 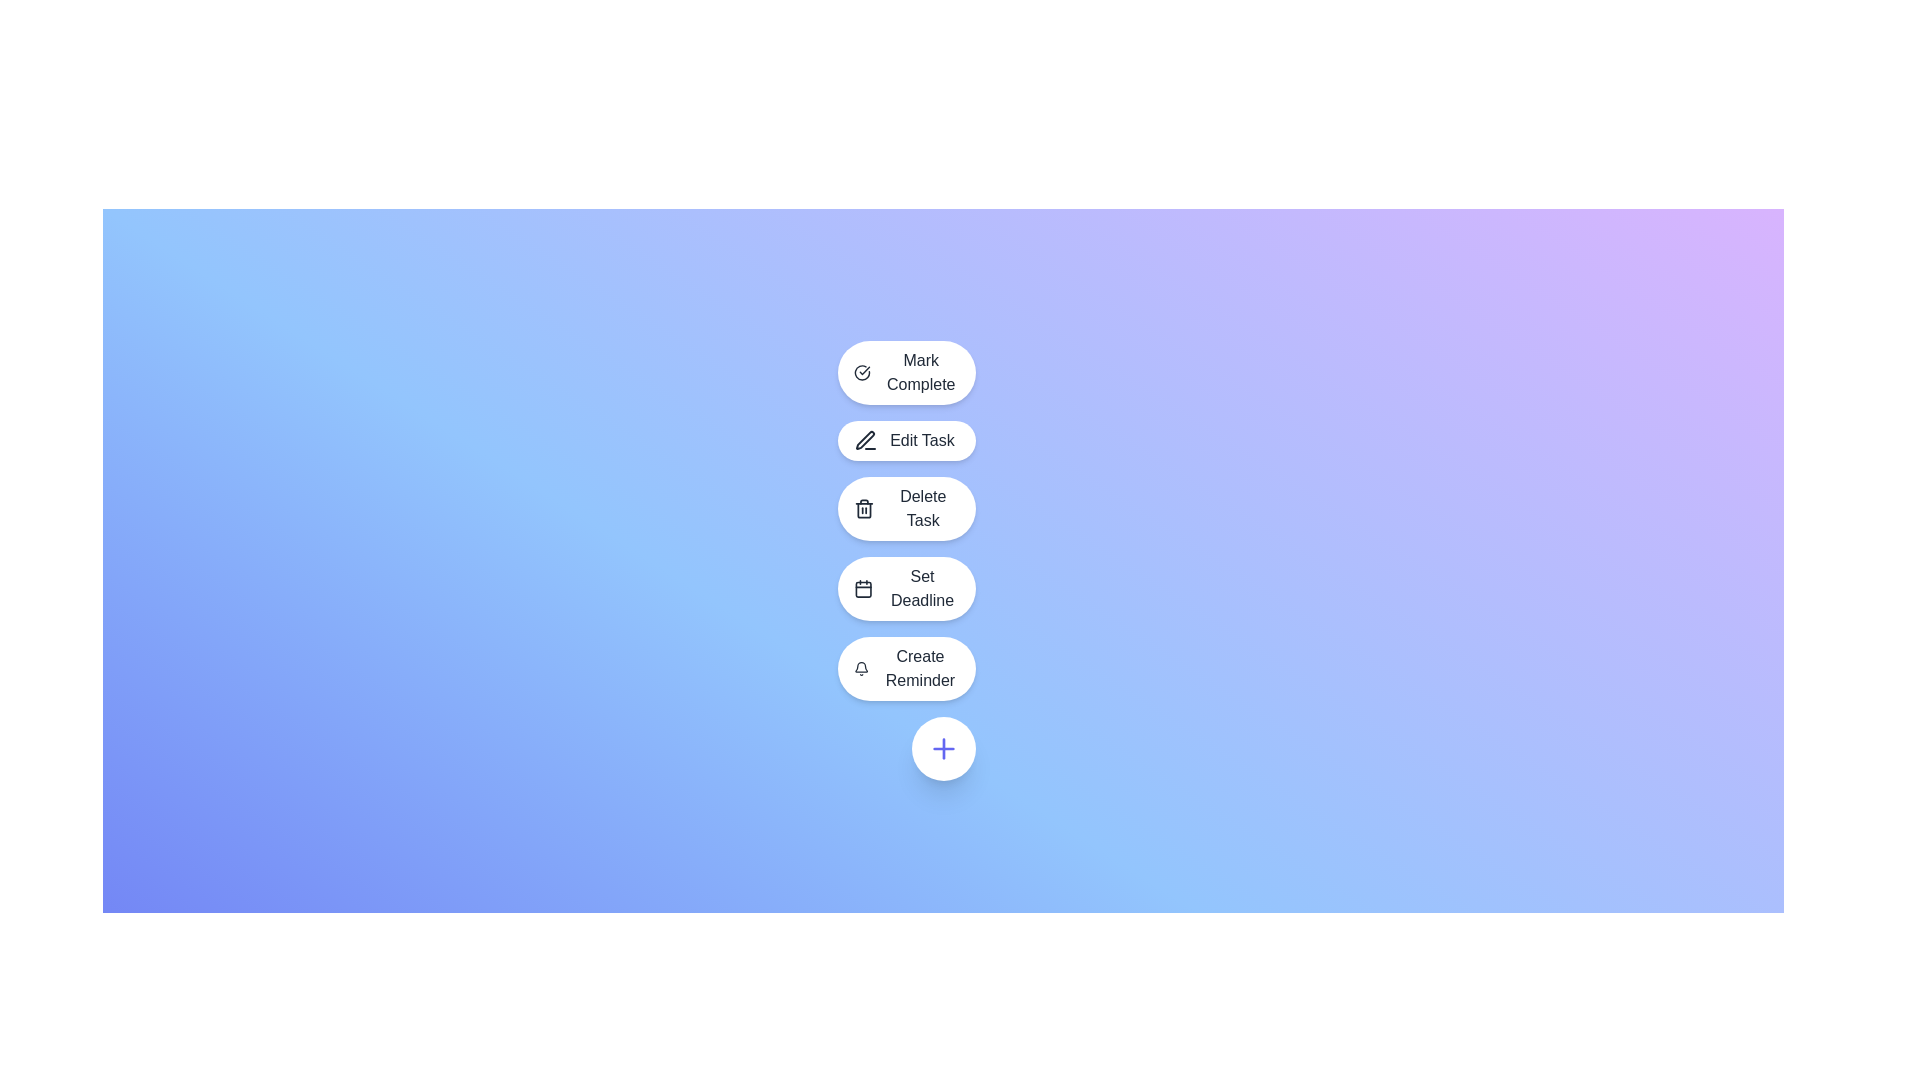 I want to click on the deadline setting button located between the 'Delete Task' button and the 'Create Reminder' button in the vertical stack, so click(x=905, y=588).